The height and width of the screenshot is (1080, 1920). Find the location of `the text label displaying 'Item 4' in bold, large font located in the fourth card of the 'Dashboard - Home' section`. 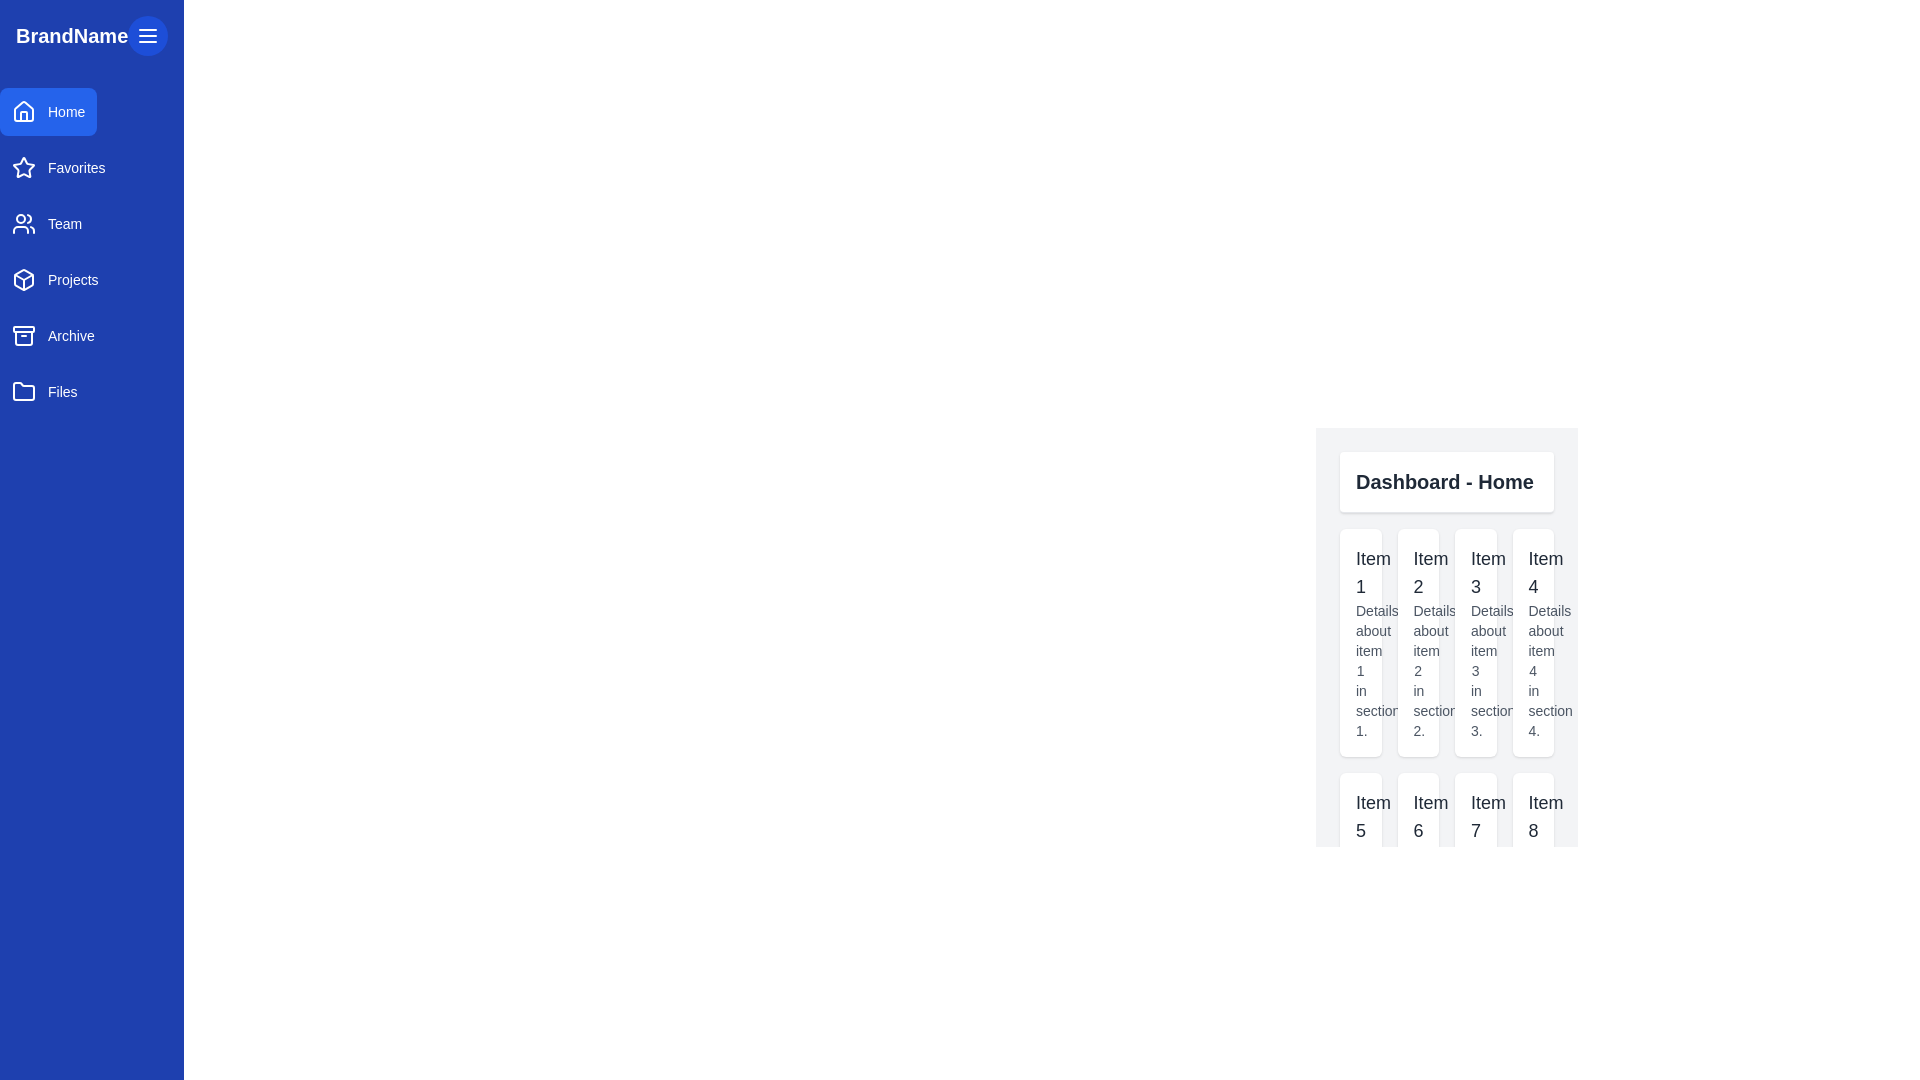

the text label displaying 'Item 4' in bold, large font located in the fourth card of the 'Dashboard - Home' section is located at coordinates (1532, 573).